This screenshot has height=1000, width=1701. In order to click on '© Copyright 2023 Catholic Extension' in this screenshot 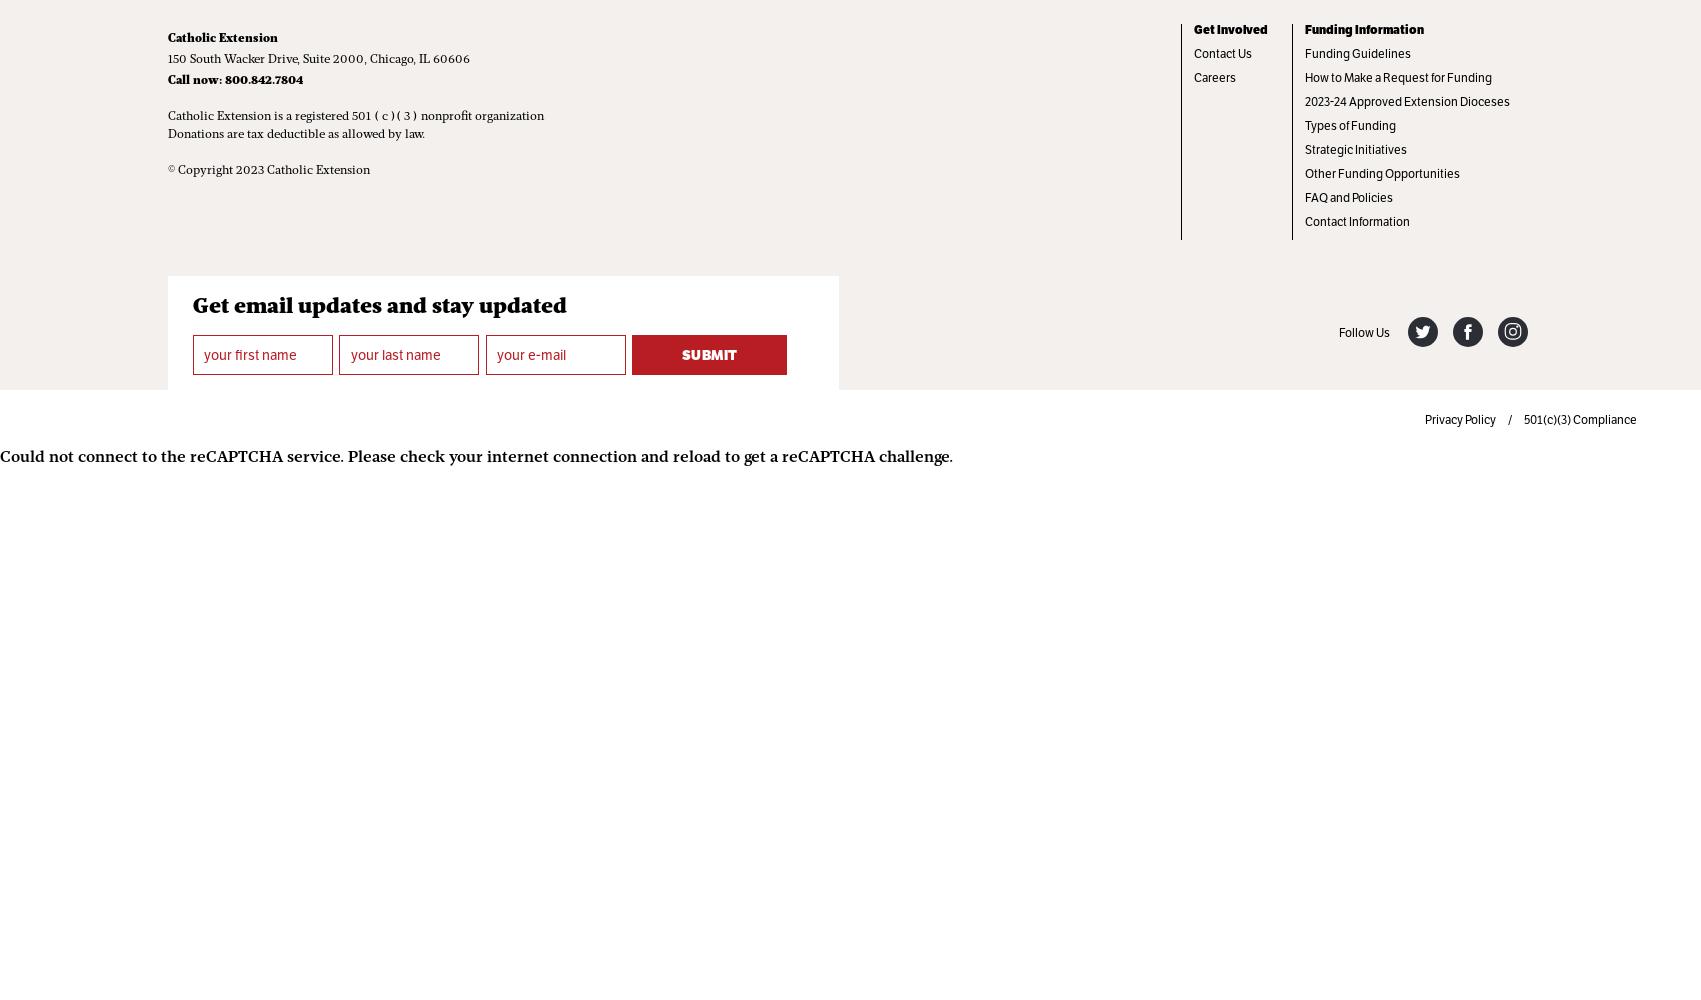, I will do `click(268, 171)`.